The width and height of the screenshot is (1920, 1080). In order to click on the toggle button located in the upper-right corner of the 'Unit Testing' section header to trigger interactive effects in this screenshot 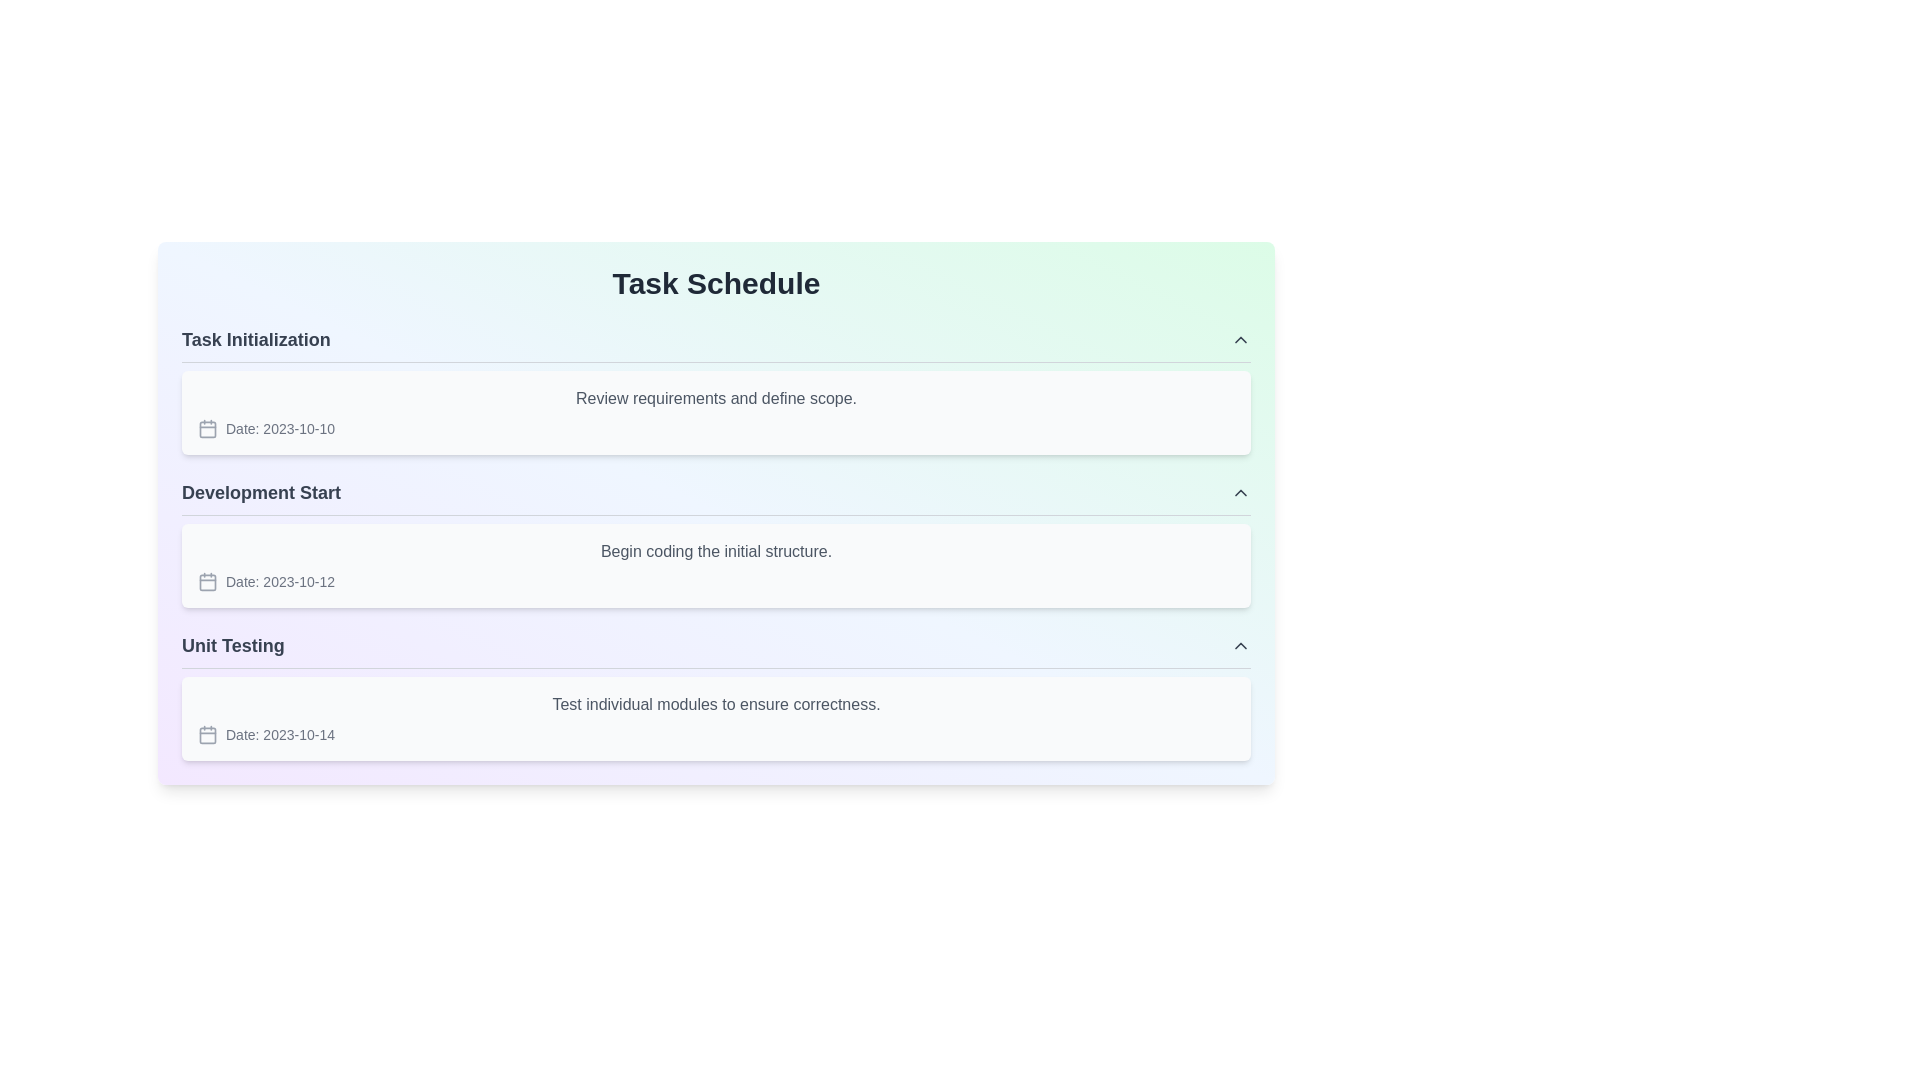, I will do `click(1240, 645)`.